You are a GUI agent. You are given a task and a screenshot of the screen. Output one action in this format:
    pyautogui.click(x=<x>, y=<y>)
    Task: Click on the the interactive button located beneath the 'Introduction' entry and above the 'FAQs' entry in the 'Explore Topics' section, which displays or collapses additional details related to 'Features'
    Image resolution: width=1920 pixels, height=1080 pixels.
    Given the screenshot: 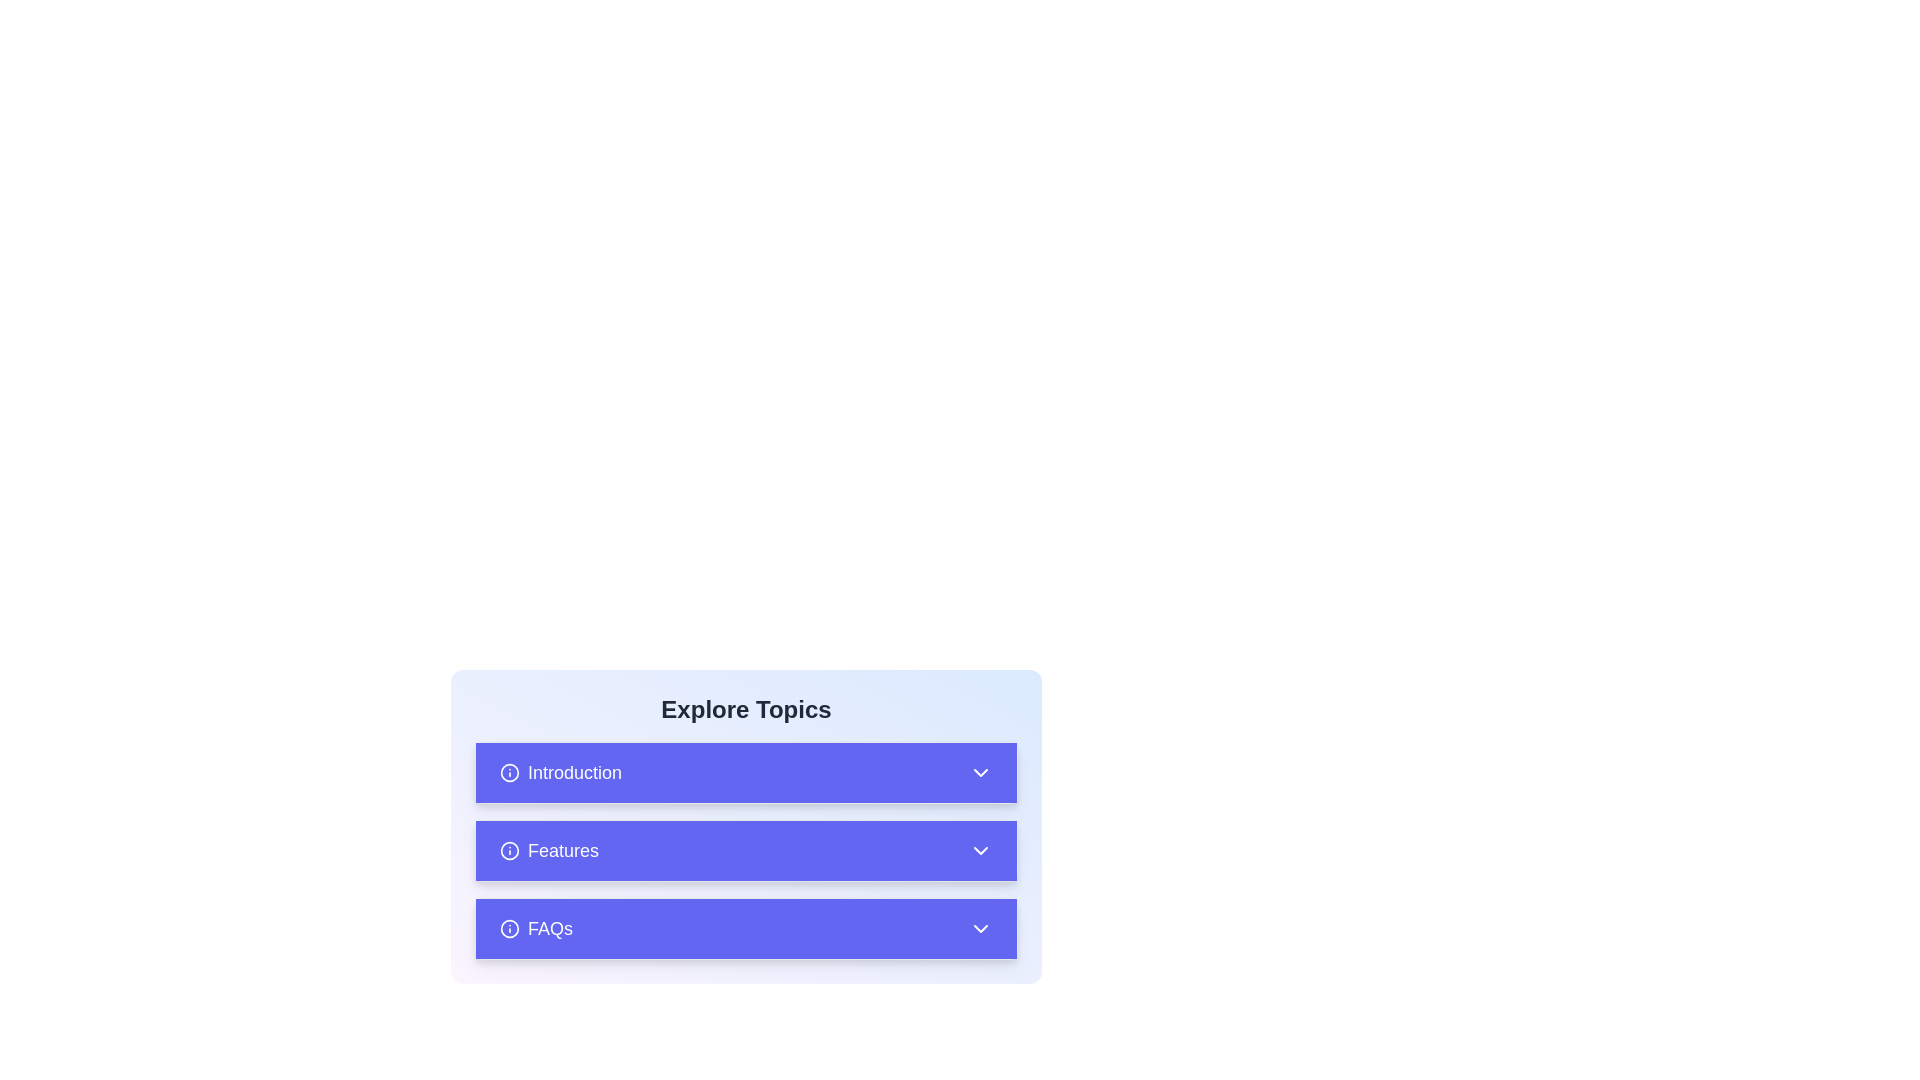 What is the action you would take?
    pyautogui.click(x=745, y=851)
    